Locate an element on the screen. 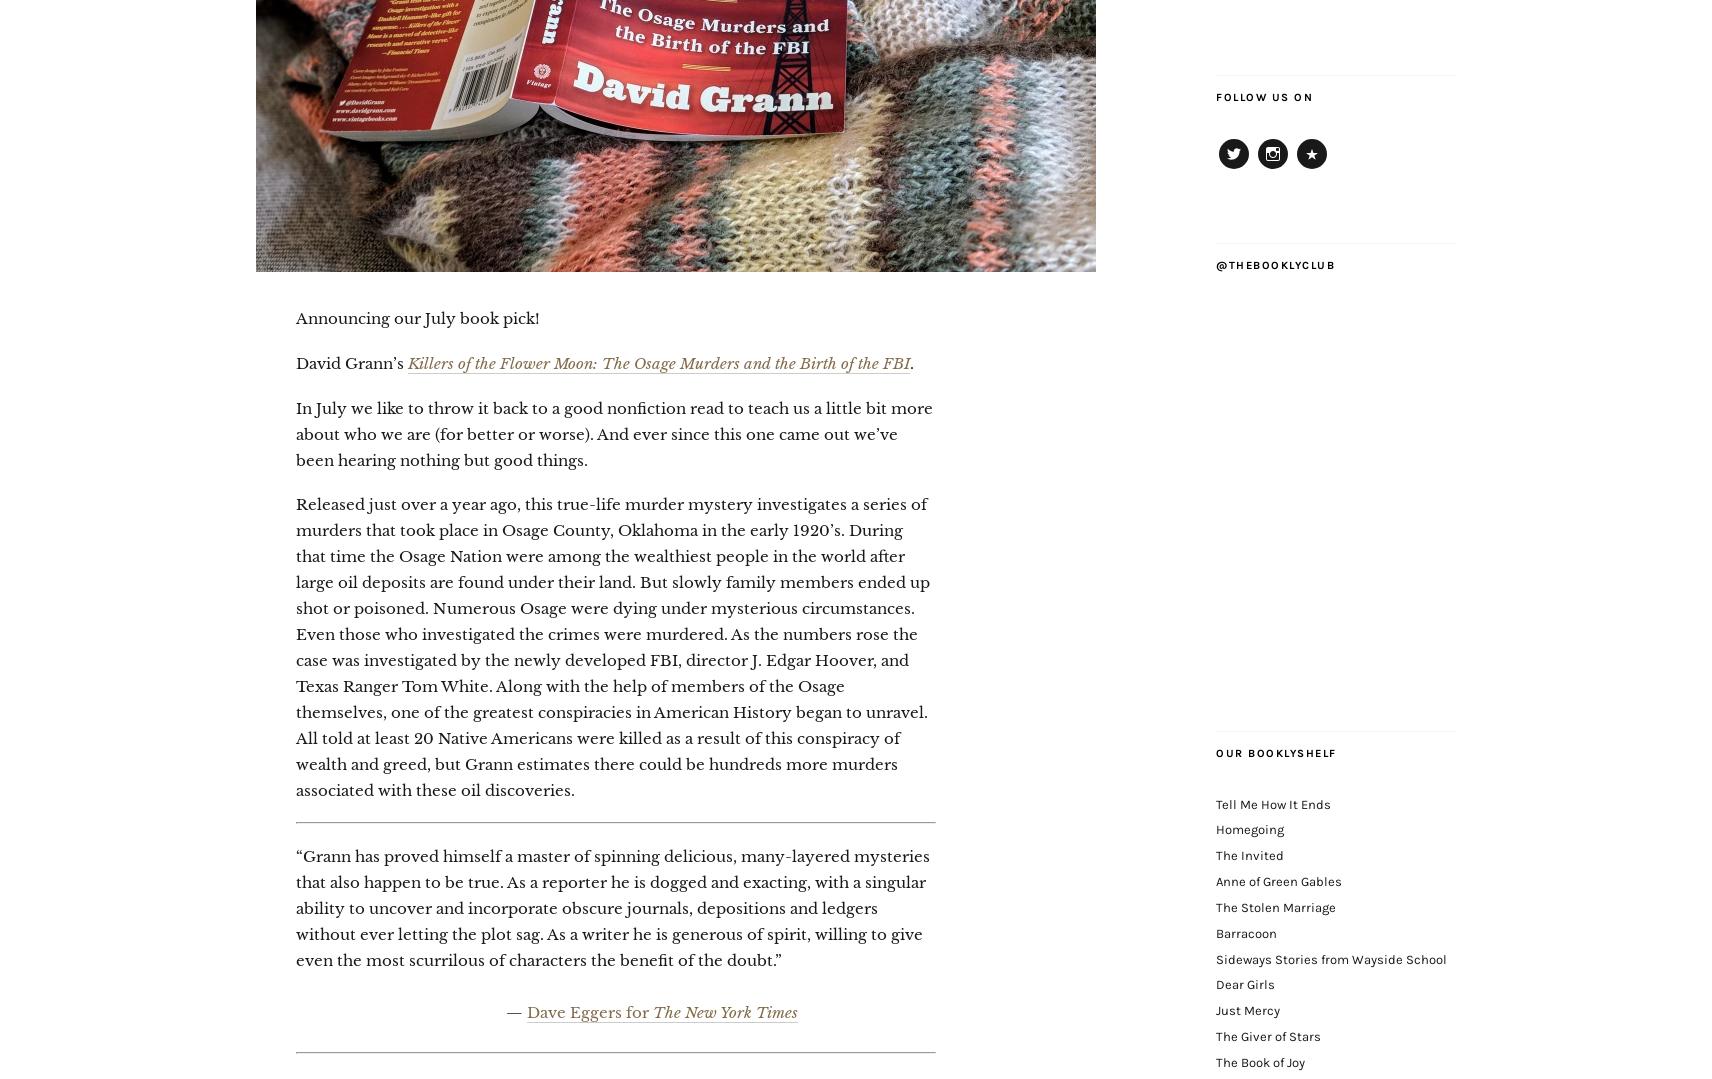 Image resolution: width=1712 pixels, height=1079 pixels. 'Follow us on' is located at coordinates (1264, 96).